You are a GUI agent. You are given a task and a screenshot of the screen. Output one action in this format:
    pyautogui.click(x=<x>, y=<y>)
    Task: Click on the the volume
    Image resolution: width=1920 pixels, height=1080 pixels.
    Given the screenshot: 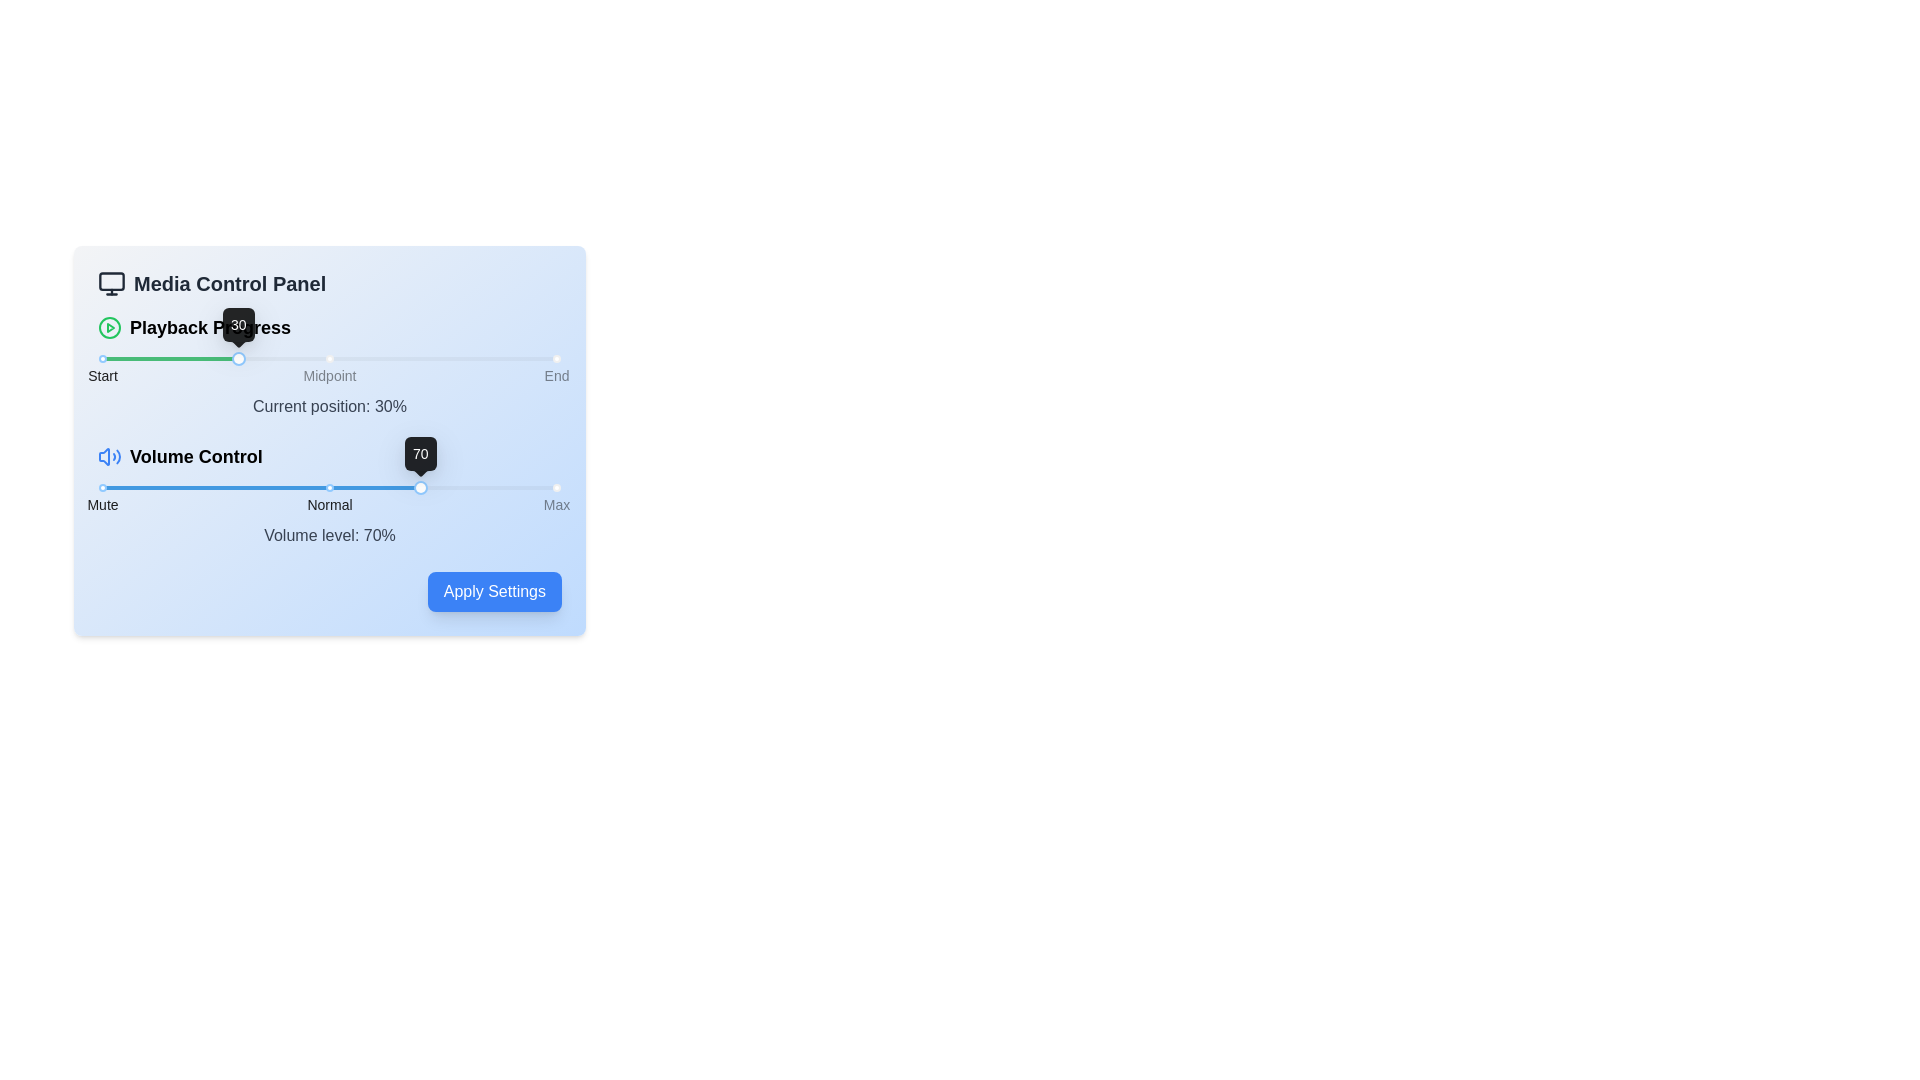 What is the action you would take?
    pyautogui.click(x=176, y=488)
    